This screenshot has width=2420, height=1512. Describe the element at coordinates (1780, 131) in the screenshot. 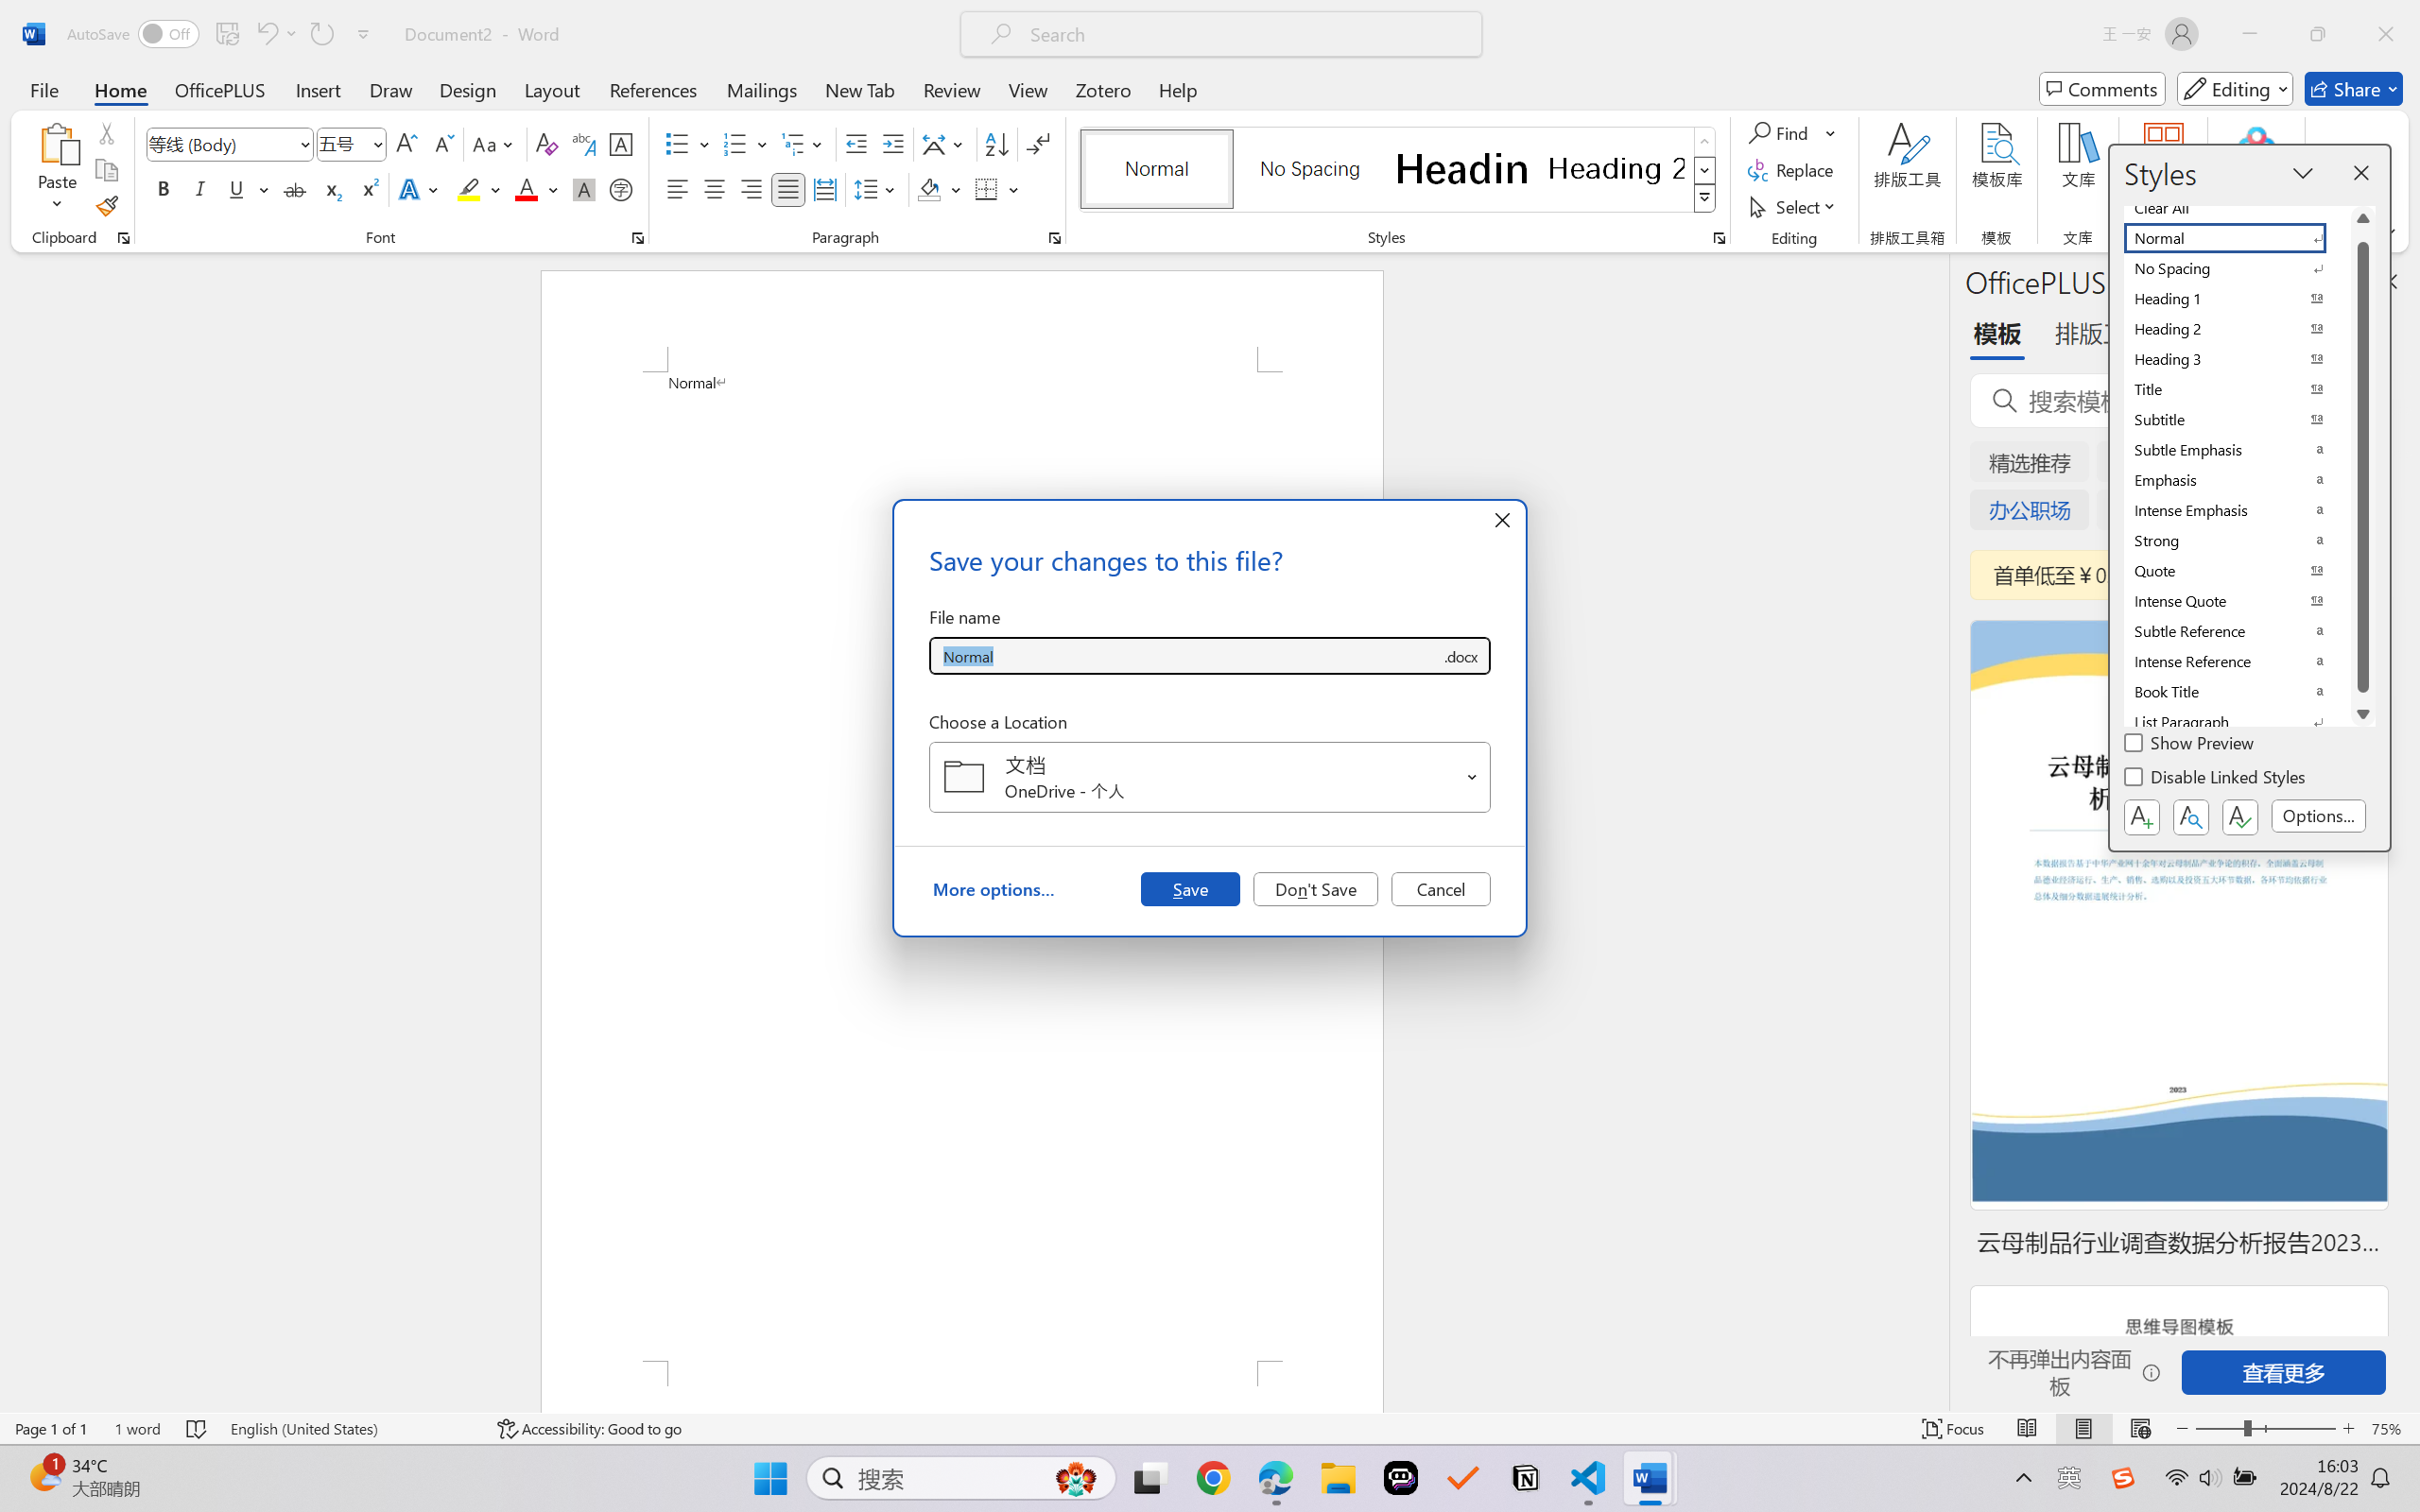

I see `'Find'` at that location.